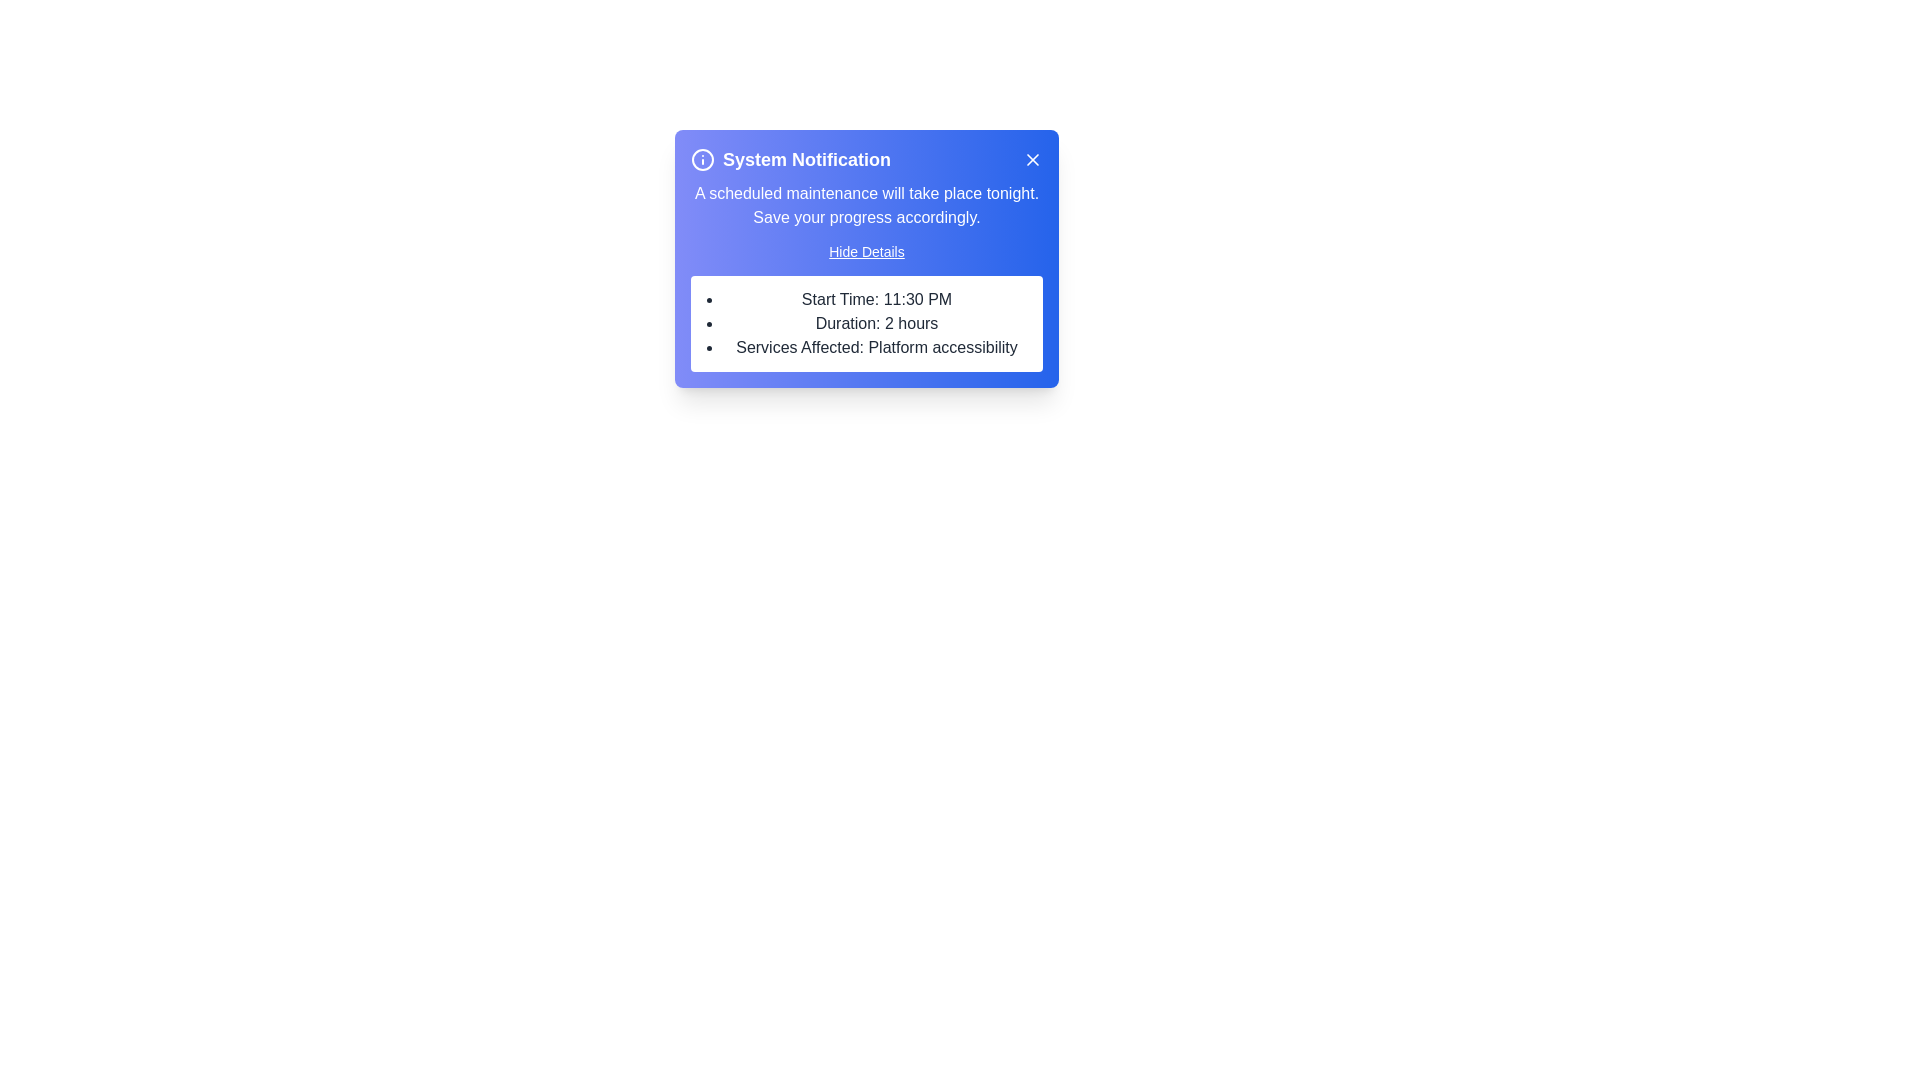  What do you see at coordinates (865, 250) in the screenshot?
I see `'Hide Details' button to toggle the visibility of the details section` at bounding box center [865, 250].